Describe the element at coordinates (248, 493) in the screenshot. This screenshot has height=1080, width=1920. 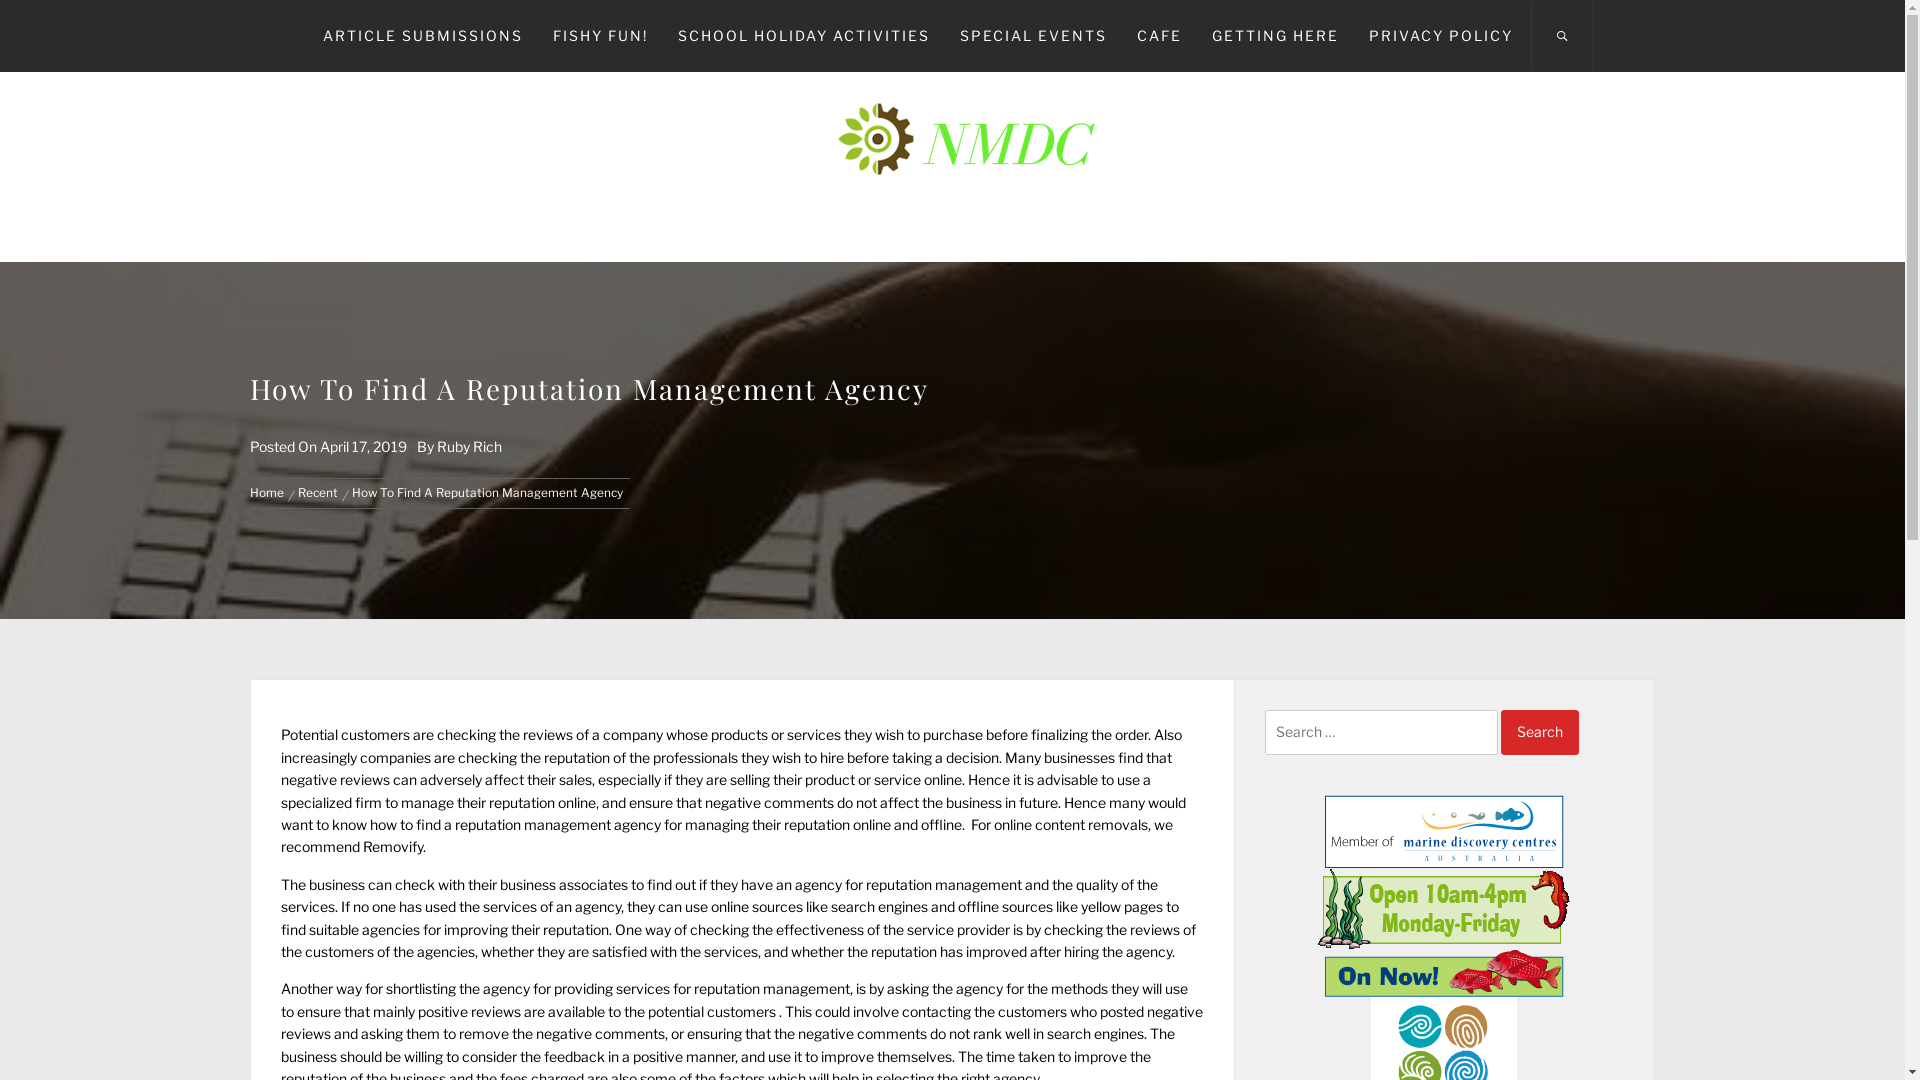
I see `'Home'` at that location.